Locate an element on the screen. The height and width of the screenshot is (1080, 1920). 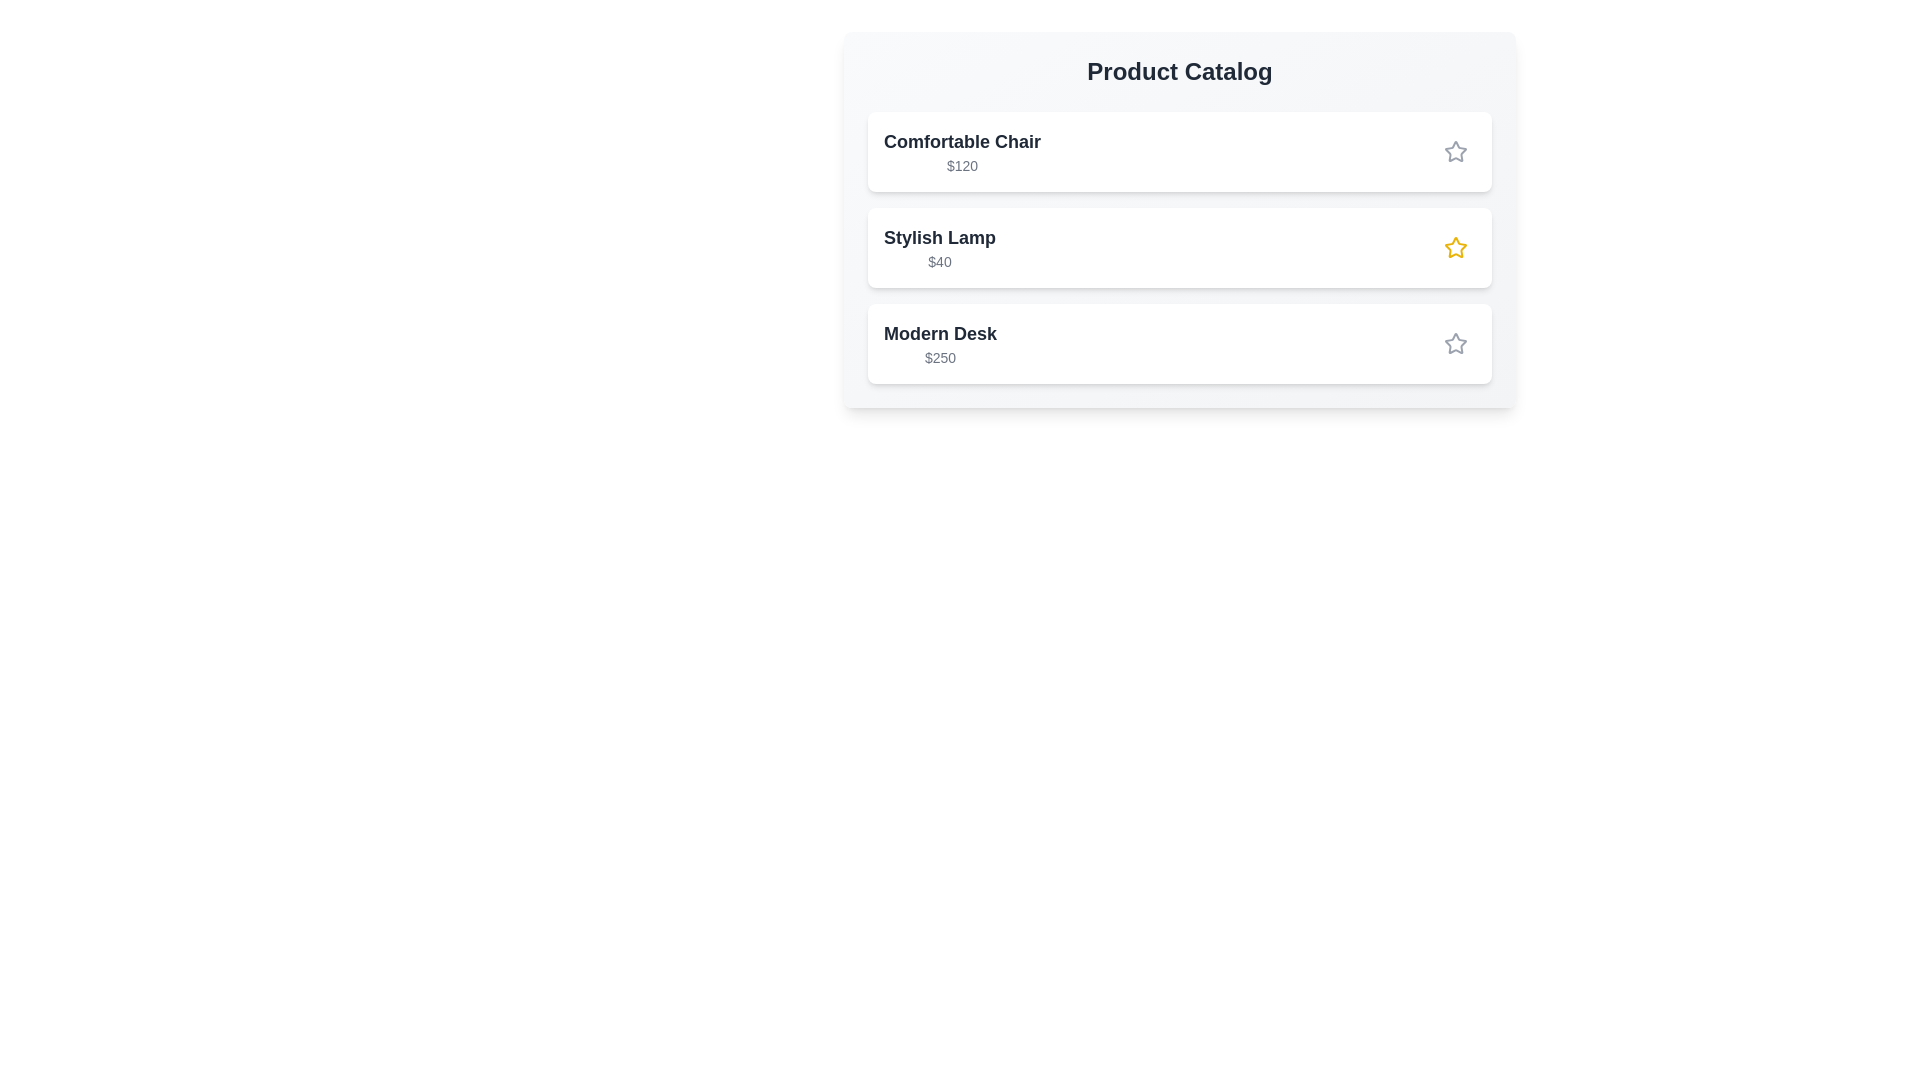
the product Comfortable Chair in the catalog for inspection is located at coordinates (1180, 150).